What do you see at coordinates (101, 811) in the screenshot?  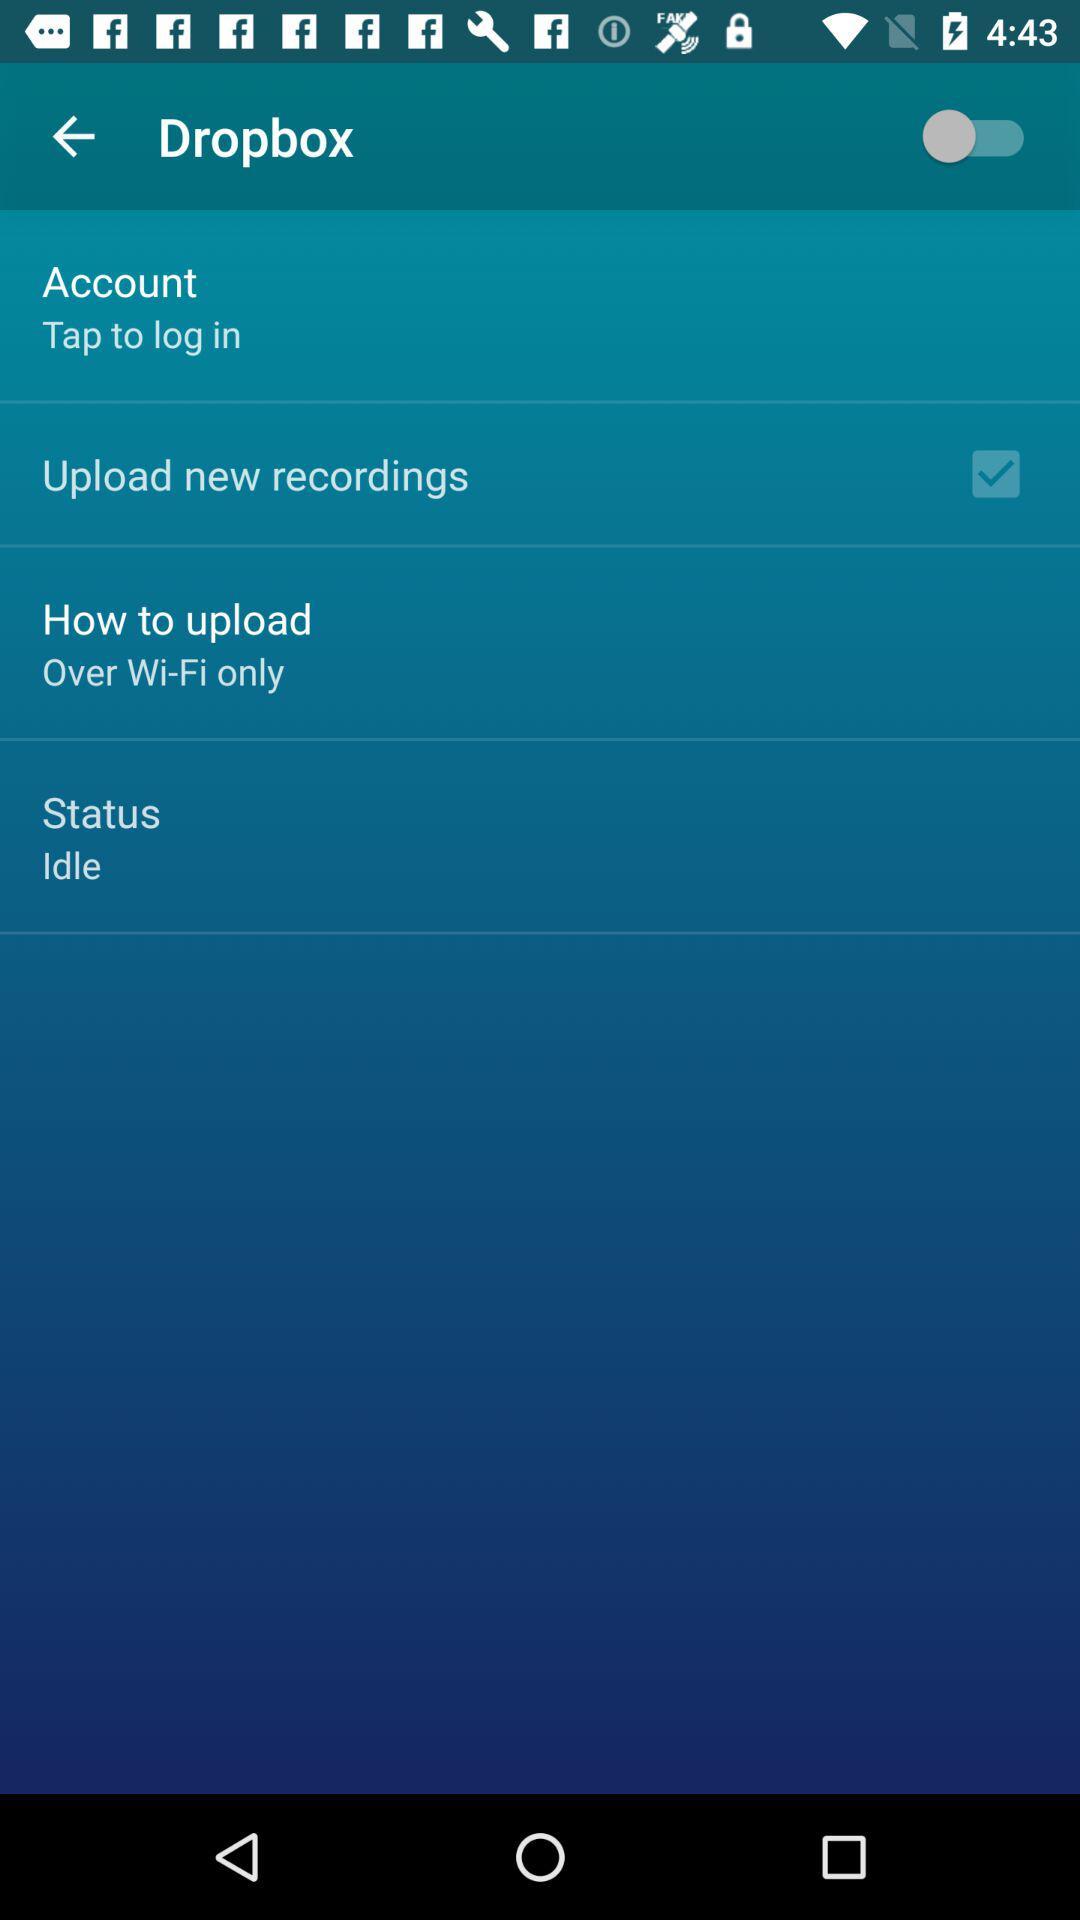 I see `the item below over wi fi icon` at bounding box center [101, 811].